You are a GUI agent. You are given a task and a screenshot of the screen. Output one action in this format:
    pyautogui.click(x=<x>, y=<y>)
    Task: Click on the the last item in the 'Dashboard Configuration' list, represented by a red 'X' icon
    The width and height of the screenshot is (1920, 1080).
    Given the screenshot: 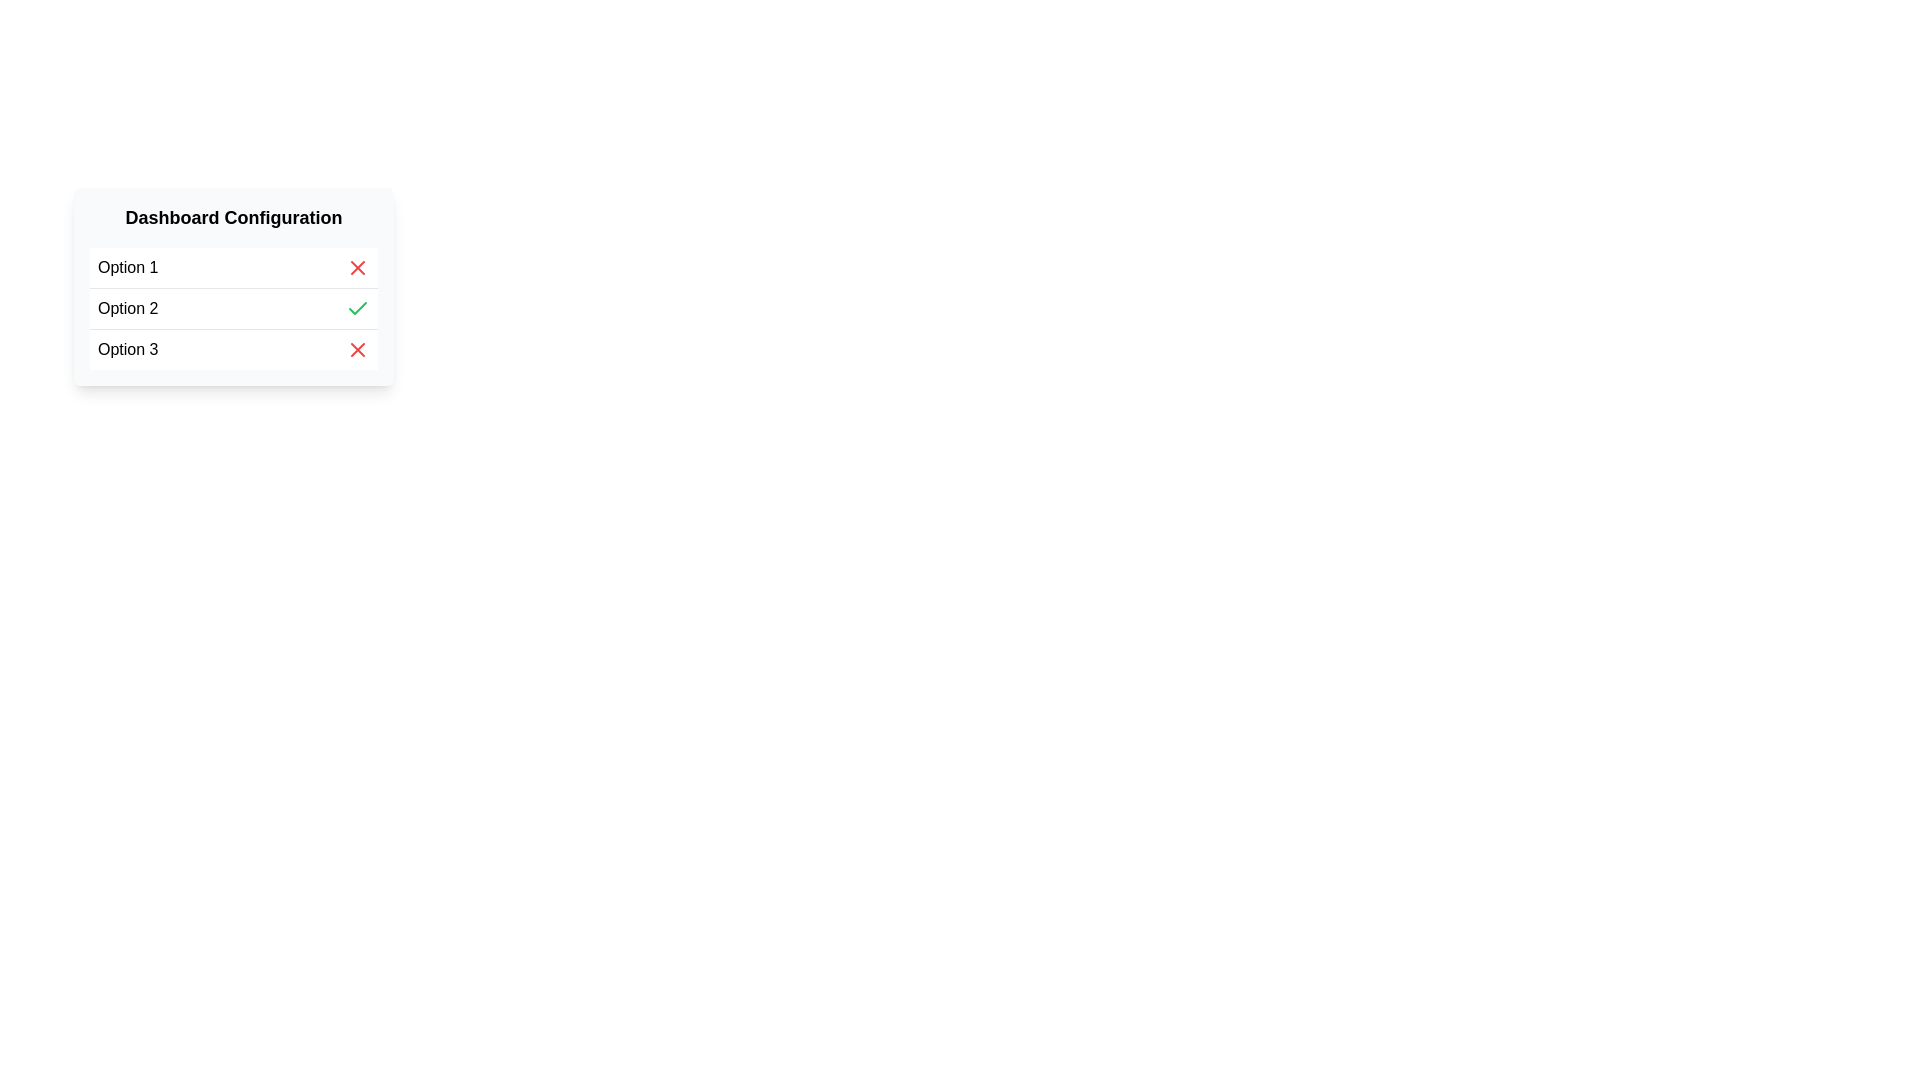 What is the action you would take?
    pyautogui.click(x=234, y=349)
    